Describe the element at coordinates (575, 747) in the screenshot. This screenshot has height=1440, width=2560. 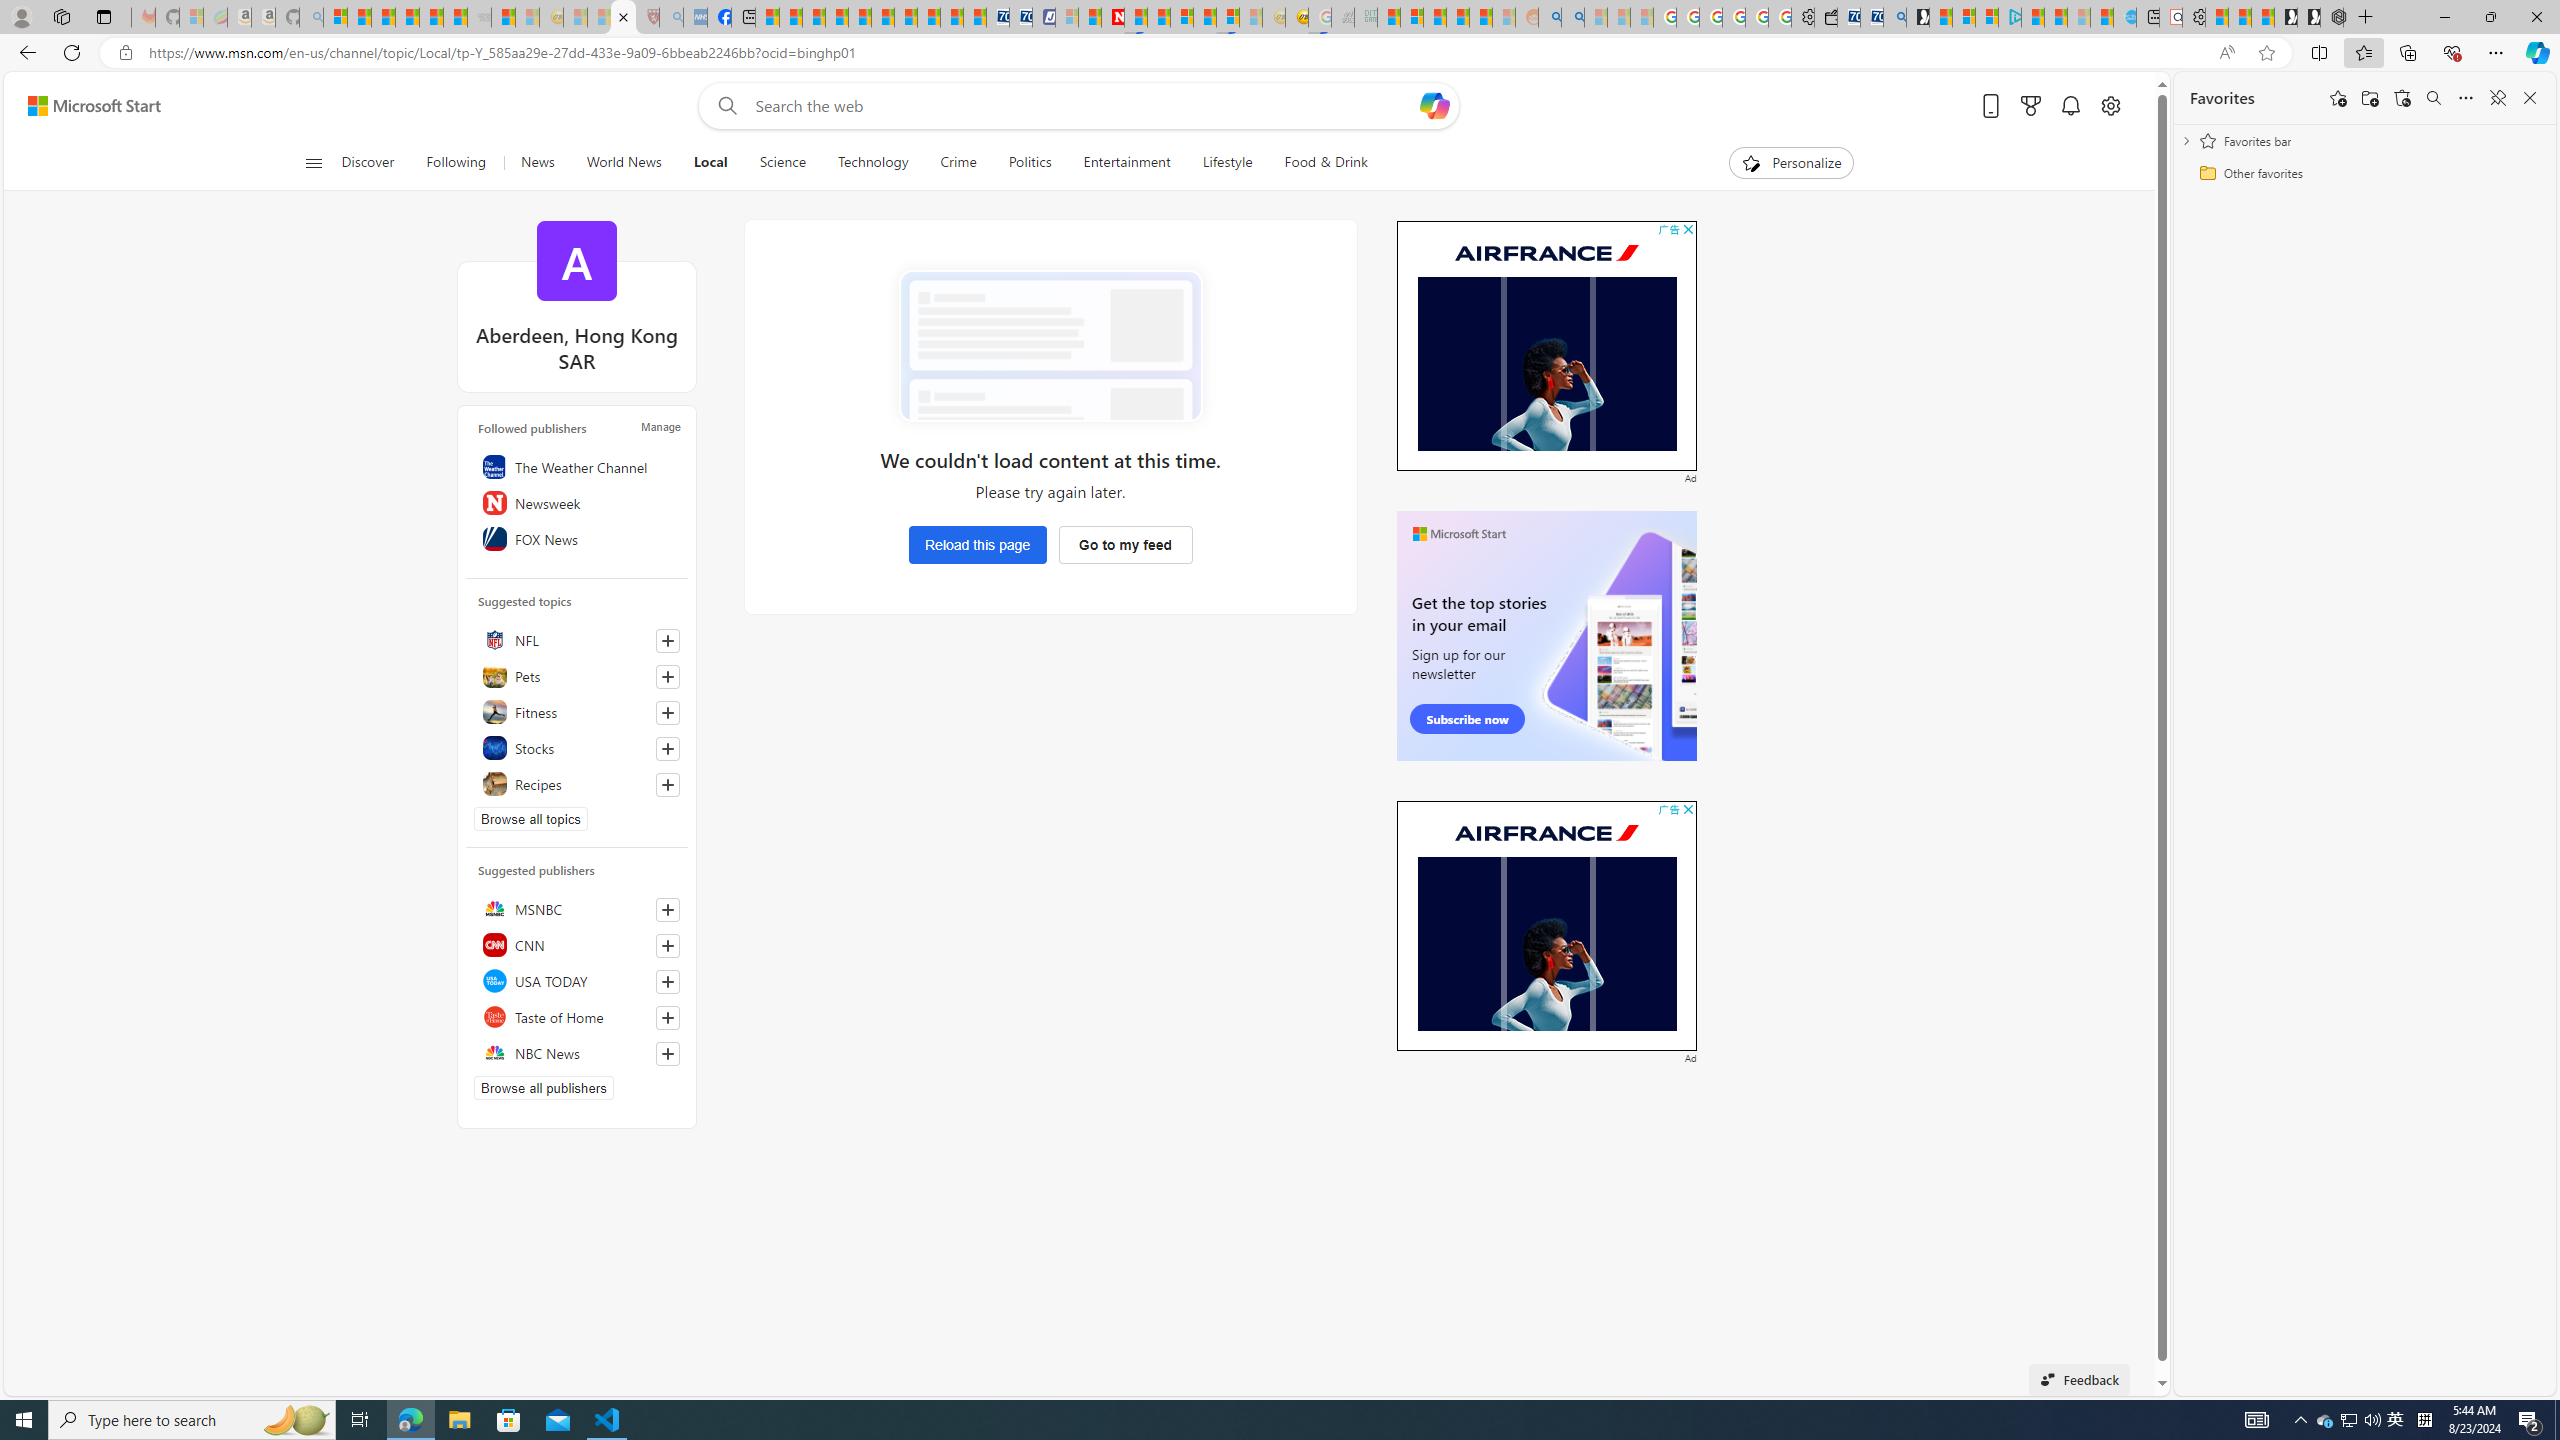
I see `'Stocks'` at that location.